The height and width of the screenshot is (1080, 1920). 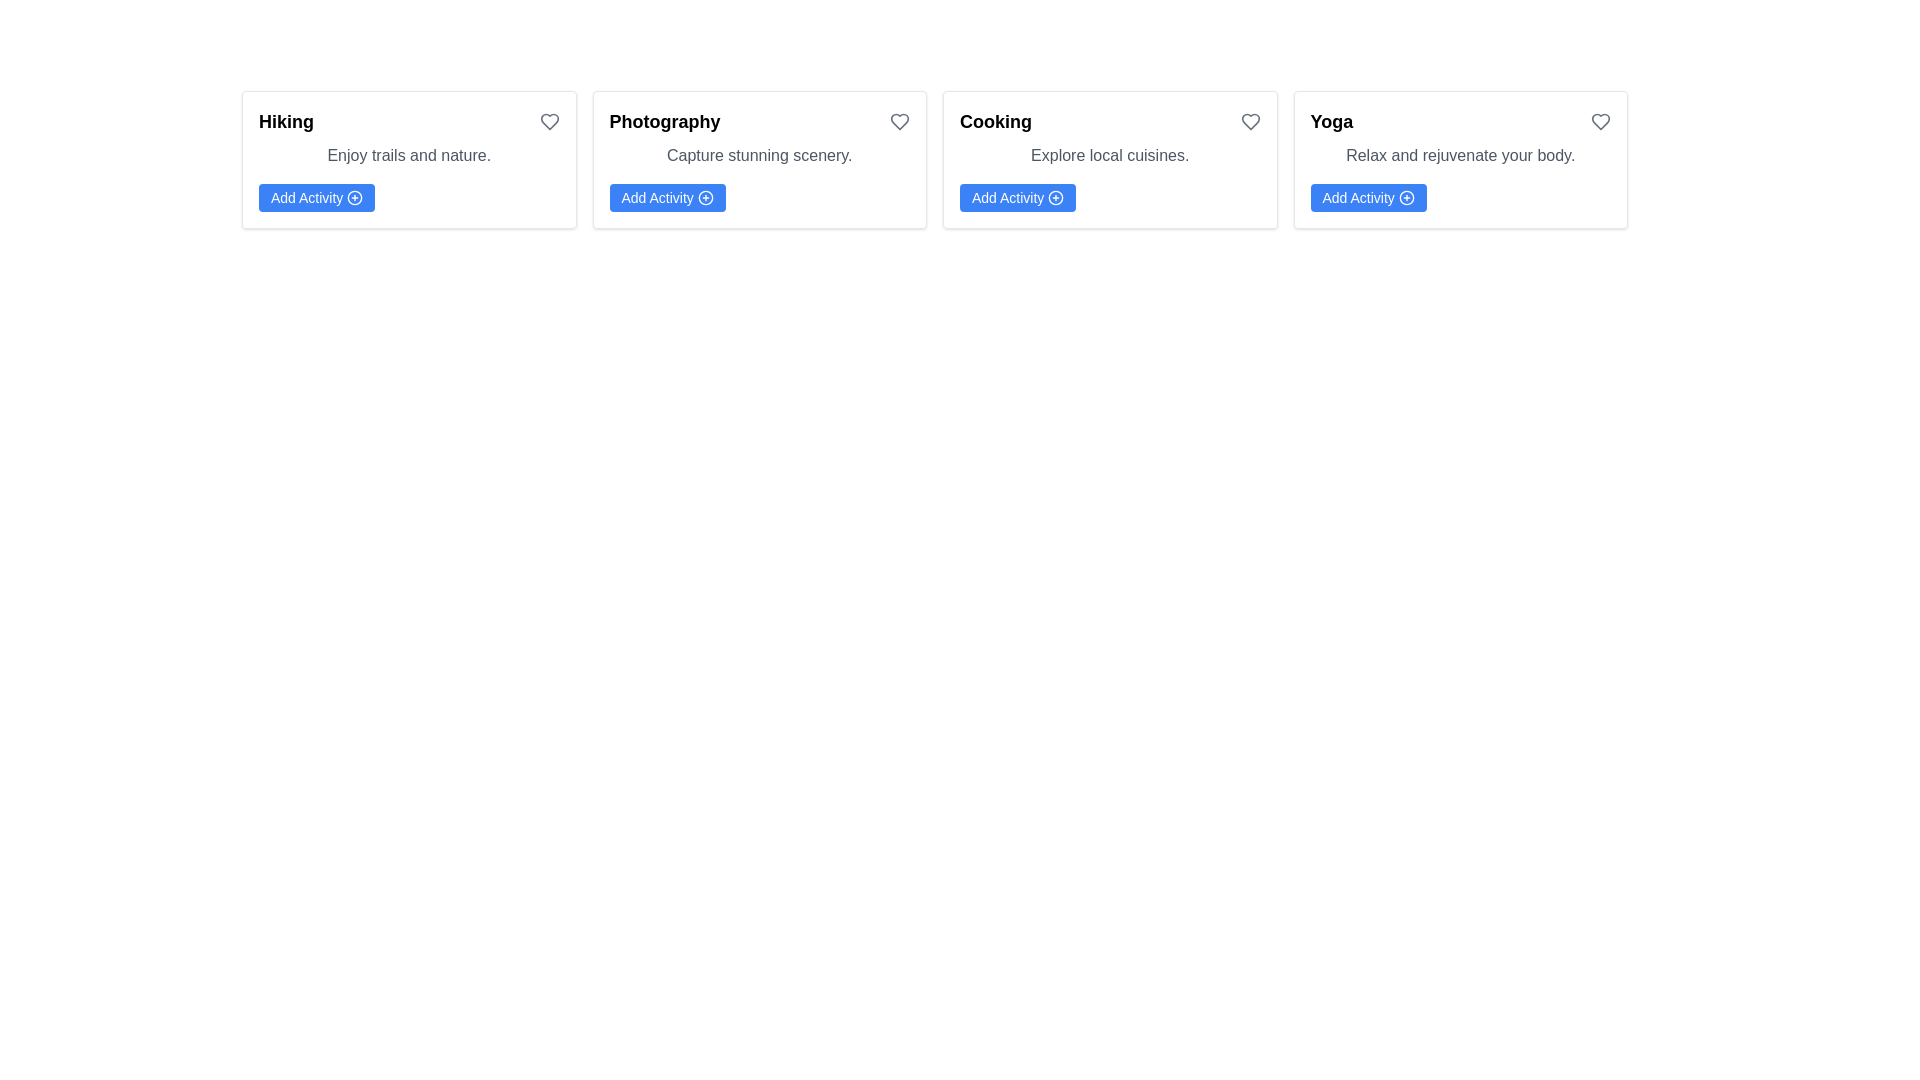 I want to click on the button, so click(x=316, y=197).